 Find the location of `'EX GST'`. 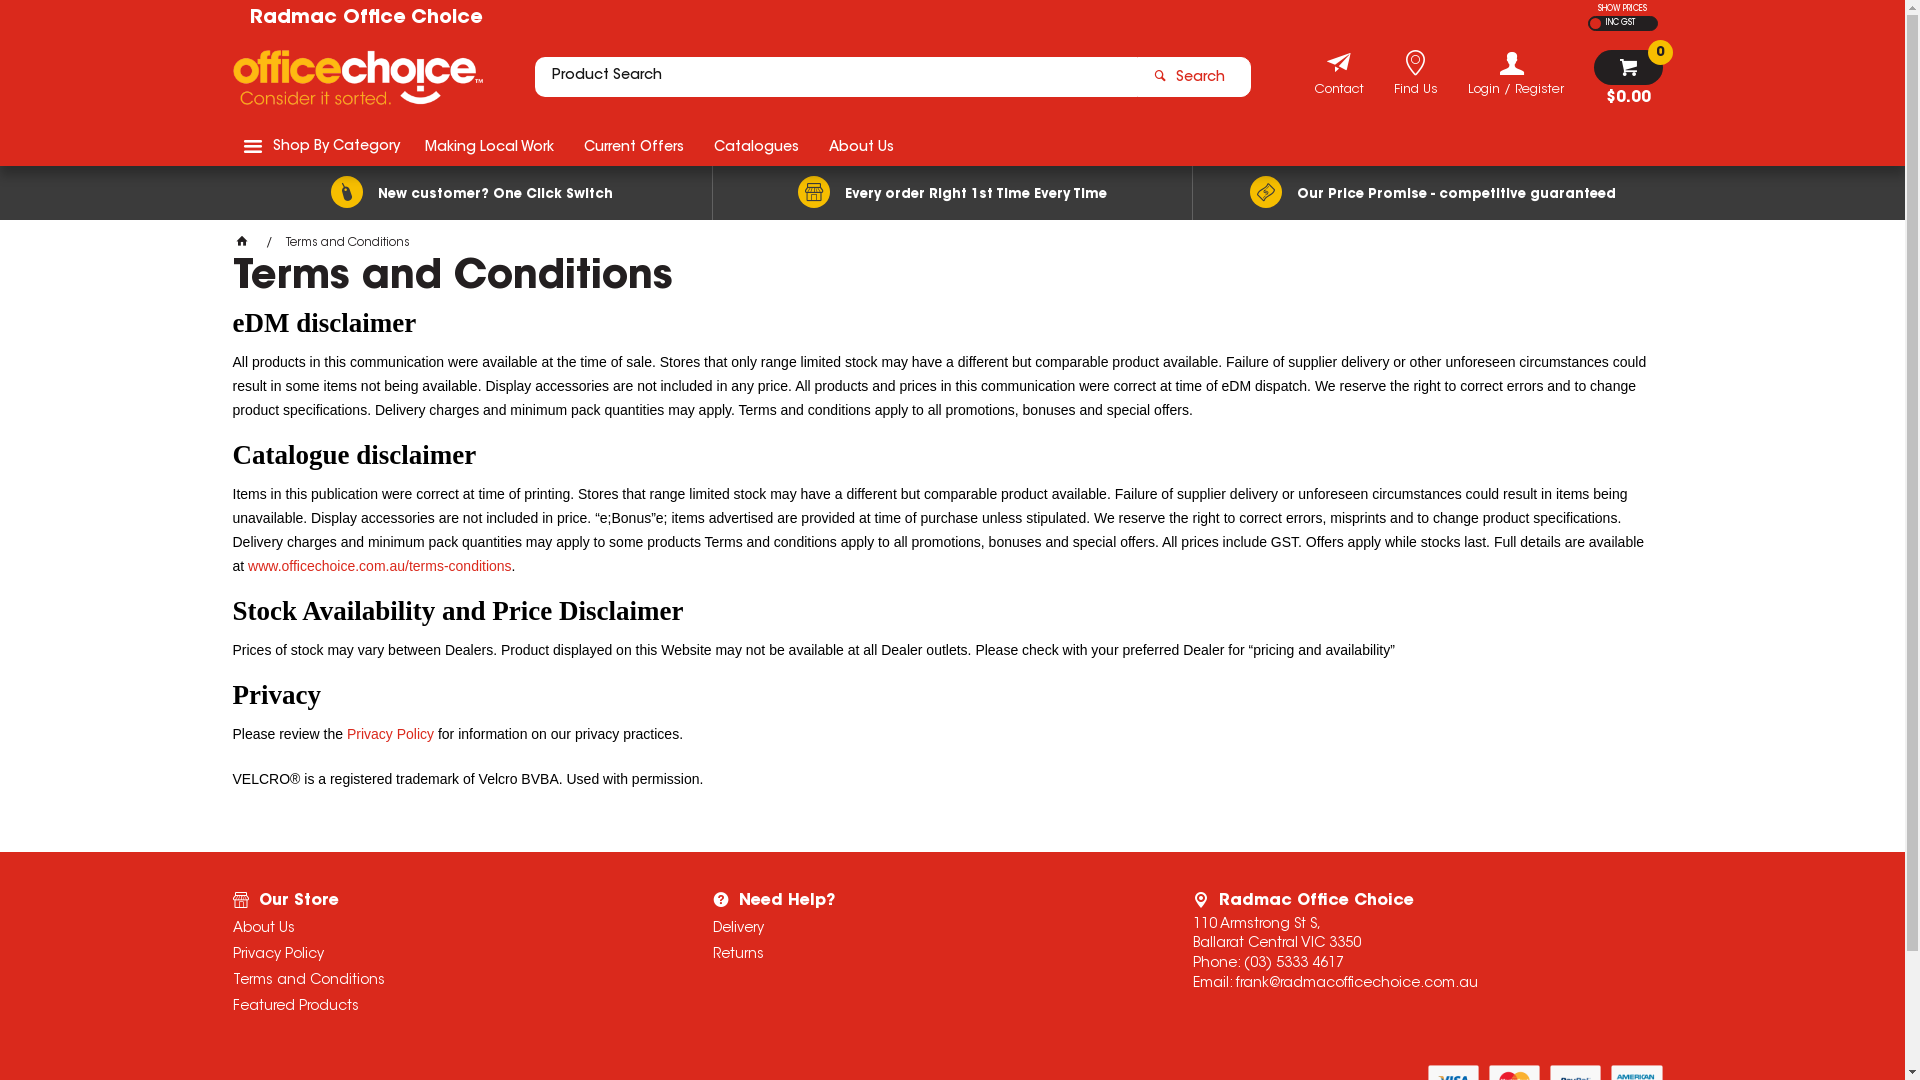

'EX GST' is located at coordinates (1594, 23).